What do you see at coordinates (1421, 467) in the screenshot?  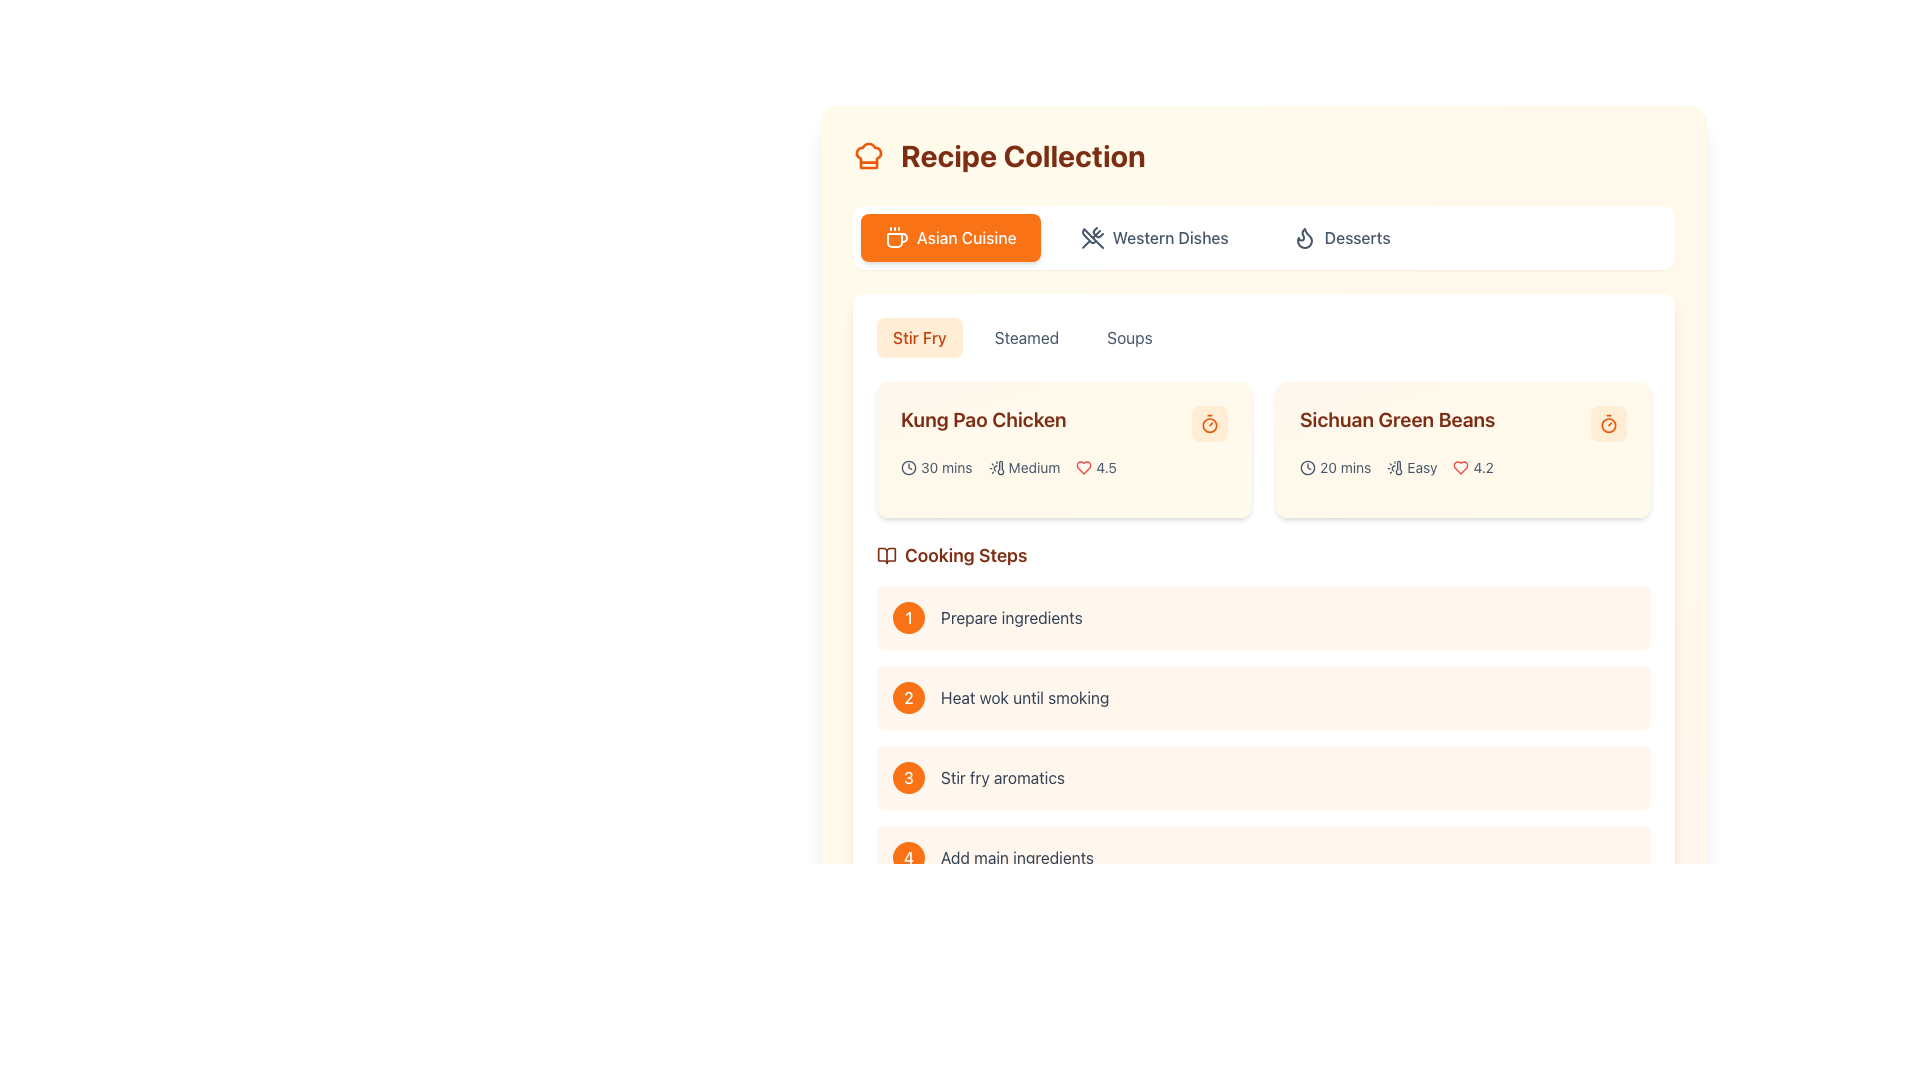 I see `the difficulty level label for the 'Sichuan Green Beans' recipe, which is located to the right of the thermometer icon and above the star rating` at bounding box center [1421, 467].